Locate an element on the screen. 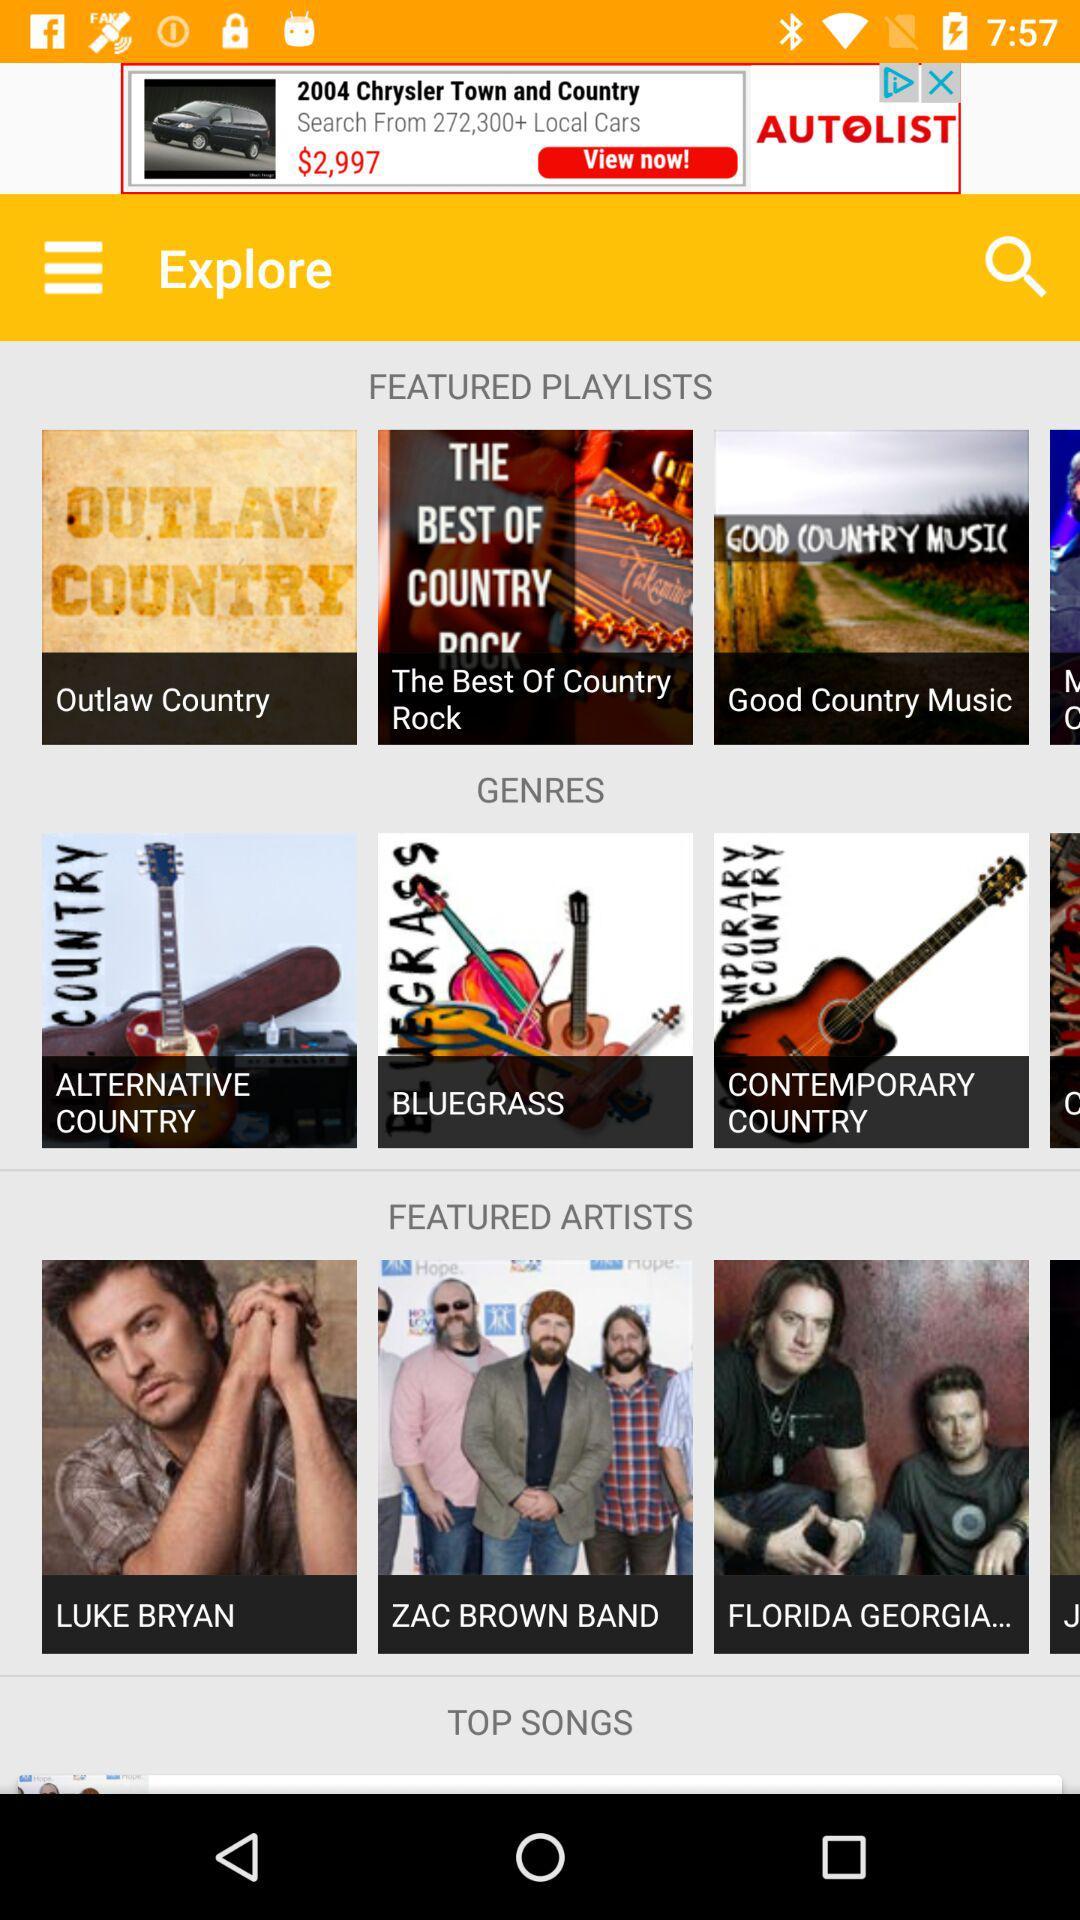 The image size is (1080, 1920). the advertisement is located at coordinates (540, 127).